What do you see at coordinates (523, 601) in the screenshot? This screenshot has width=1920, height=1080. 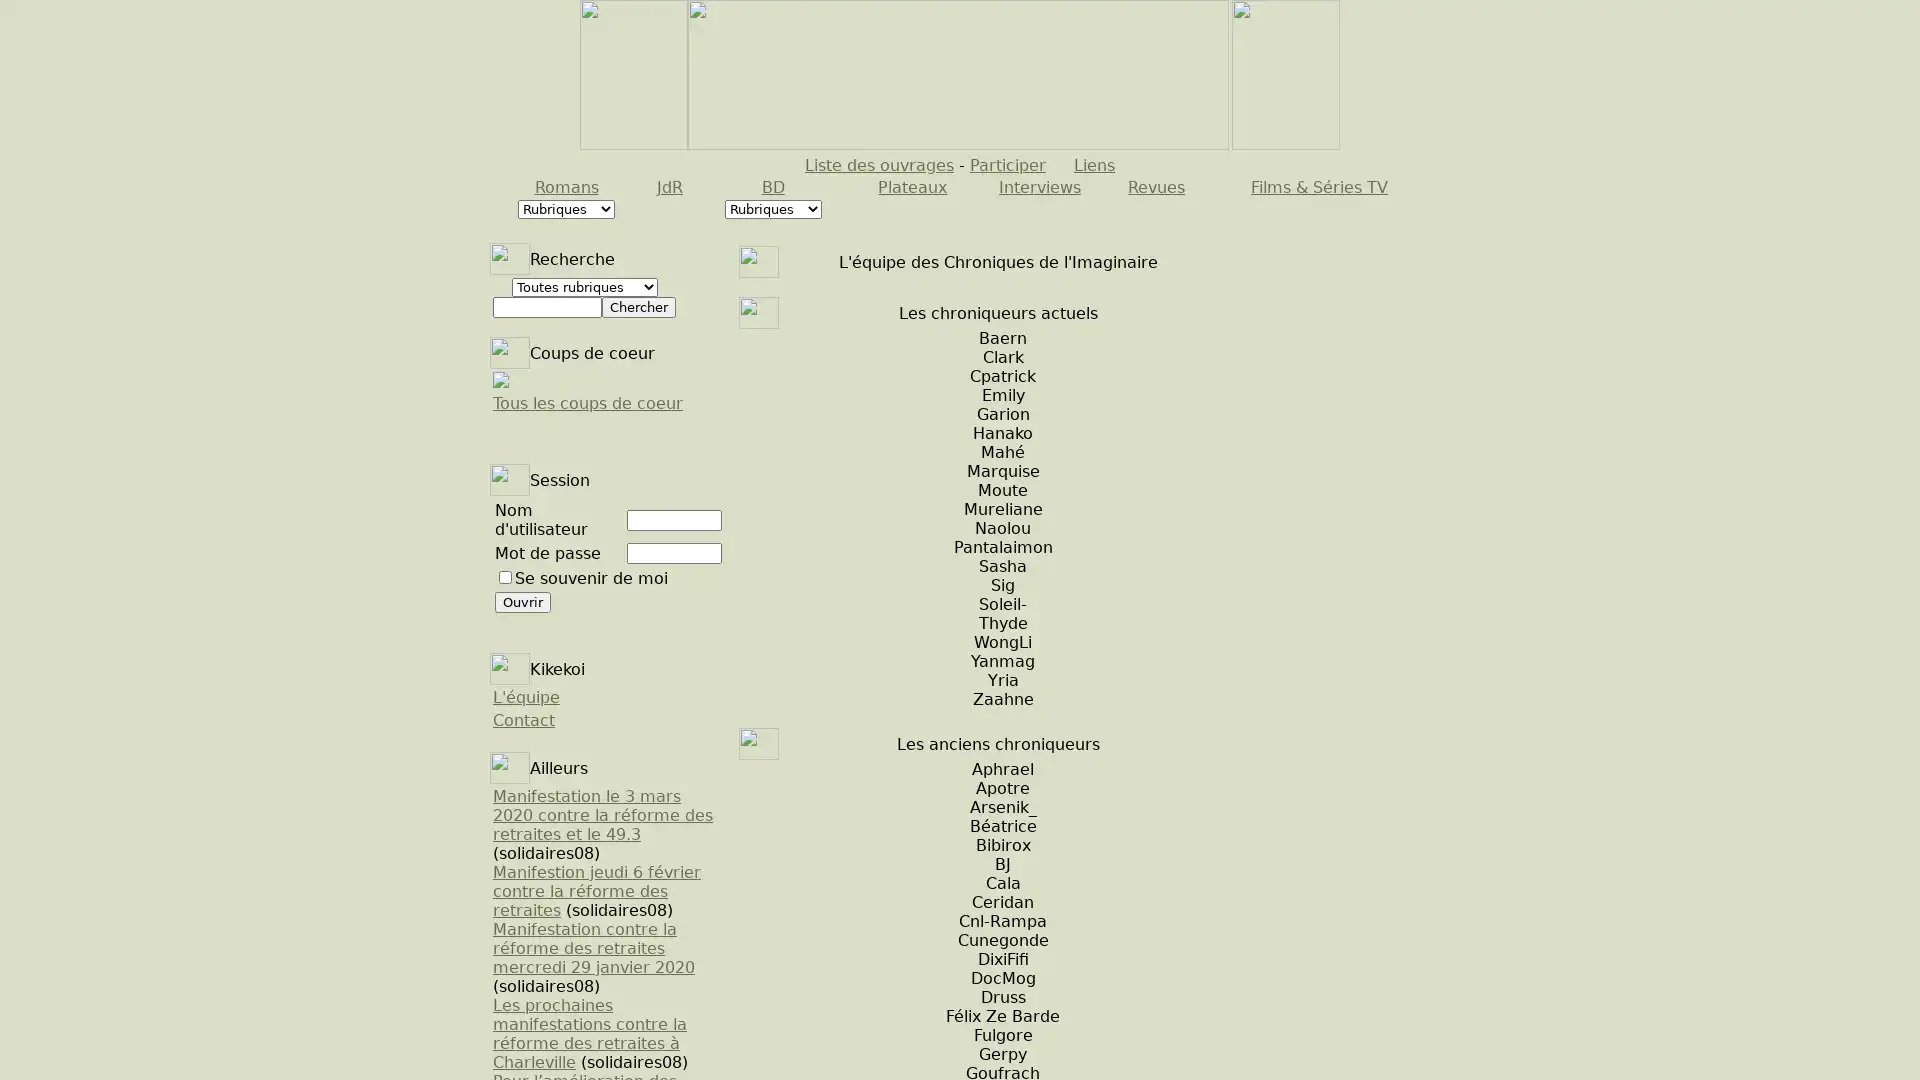 I see `Ouvrir` at bounding box center [523, 601].